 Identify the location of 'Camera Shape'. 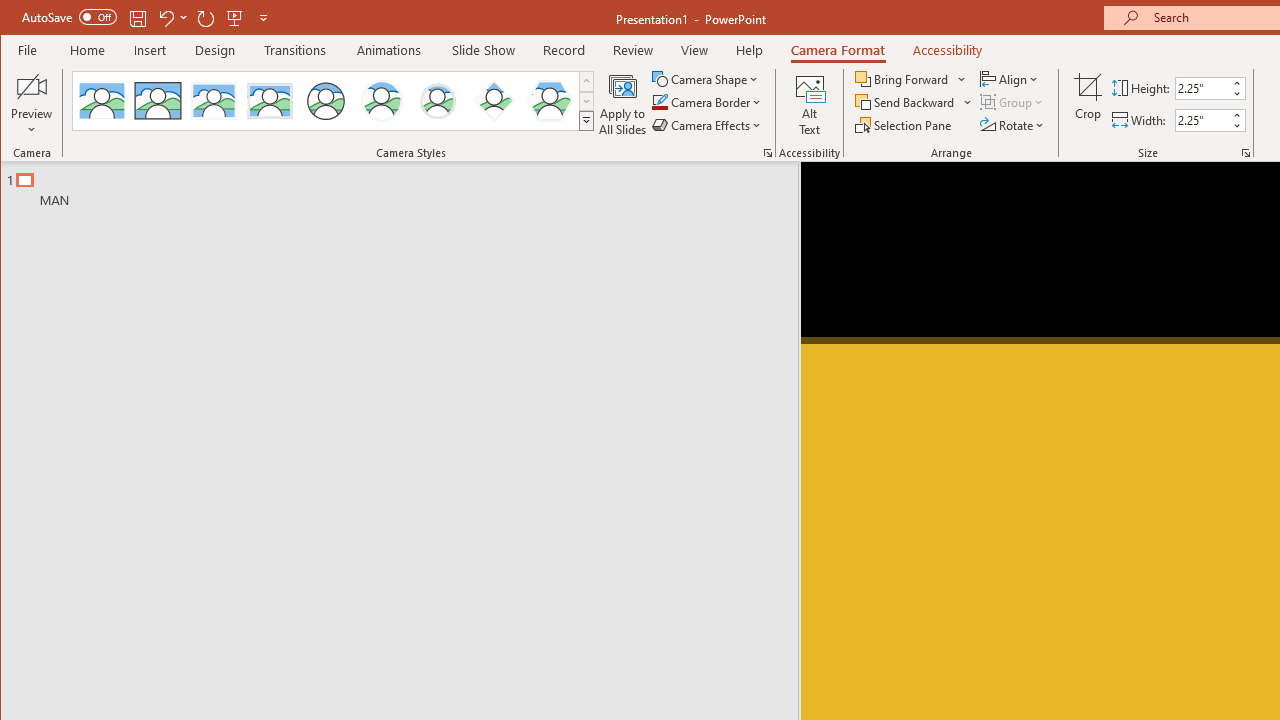
(707, 78).